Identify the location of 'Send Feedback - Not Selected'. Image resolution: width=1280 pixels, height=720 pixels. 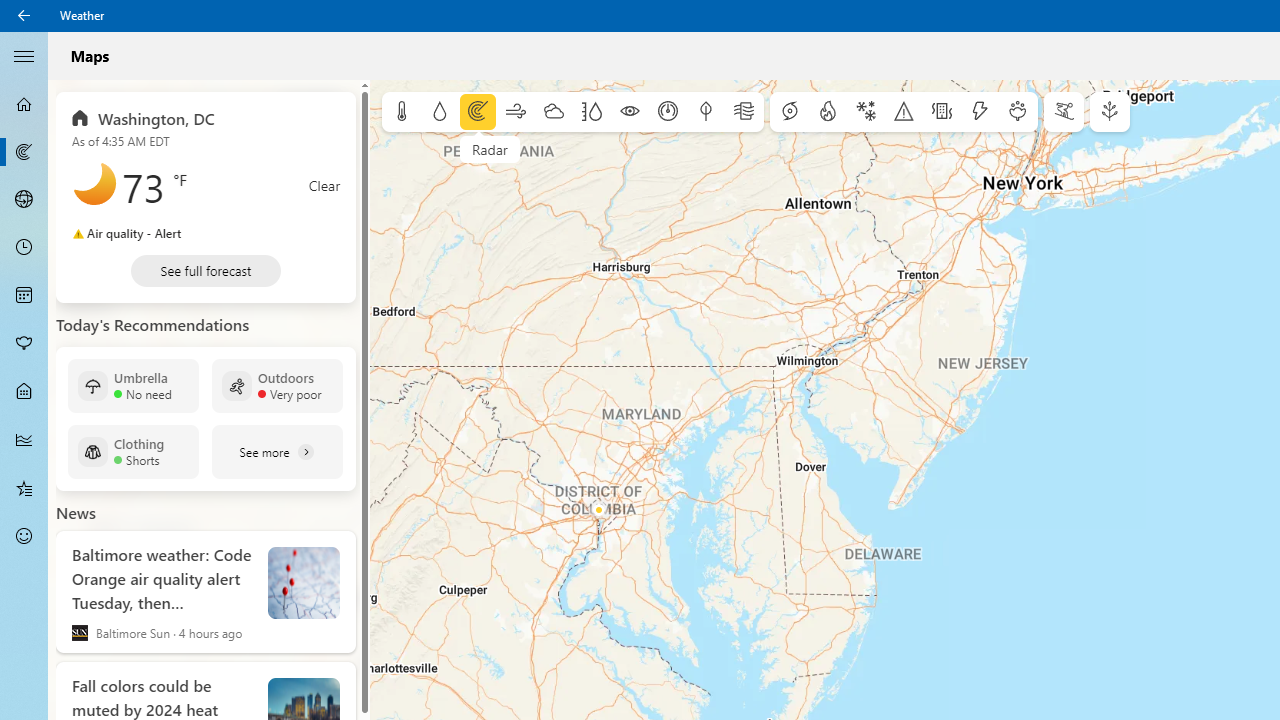
(24, 535).